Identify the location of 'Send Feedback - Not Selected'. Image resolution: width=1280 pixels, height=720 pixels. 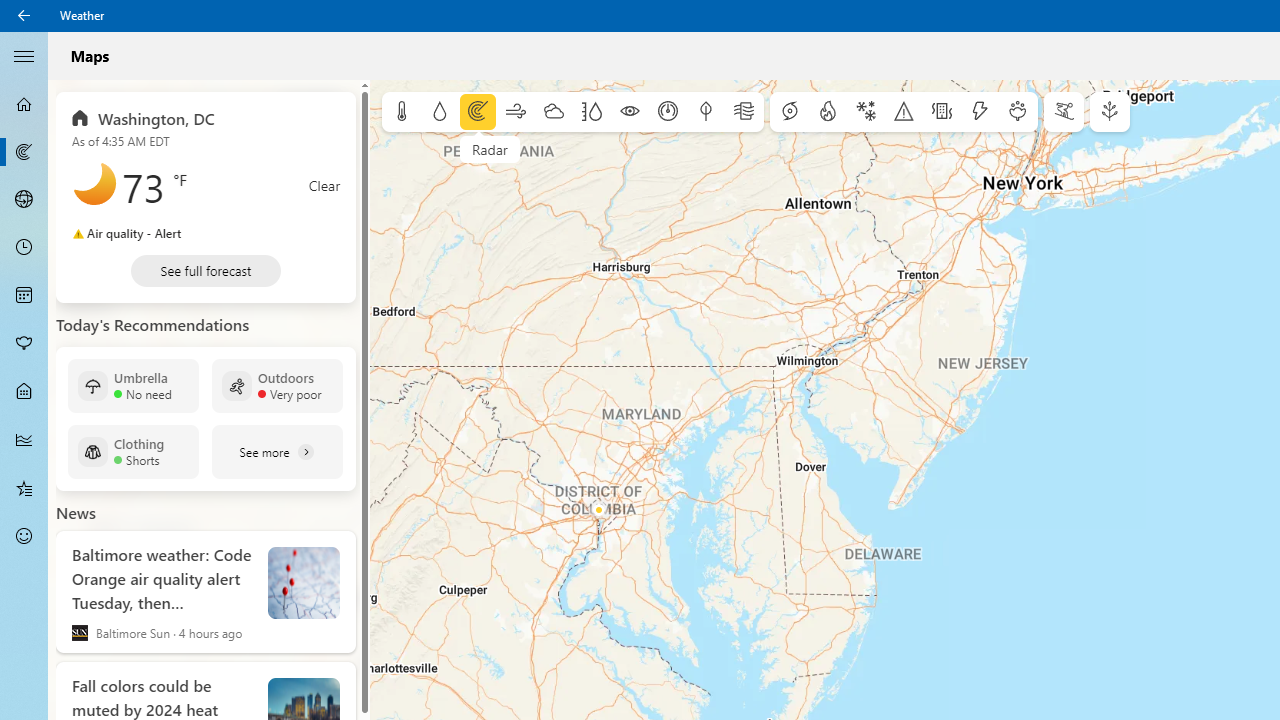
(24, 535).